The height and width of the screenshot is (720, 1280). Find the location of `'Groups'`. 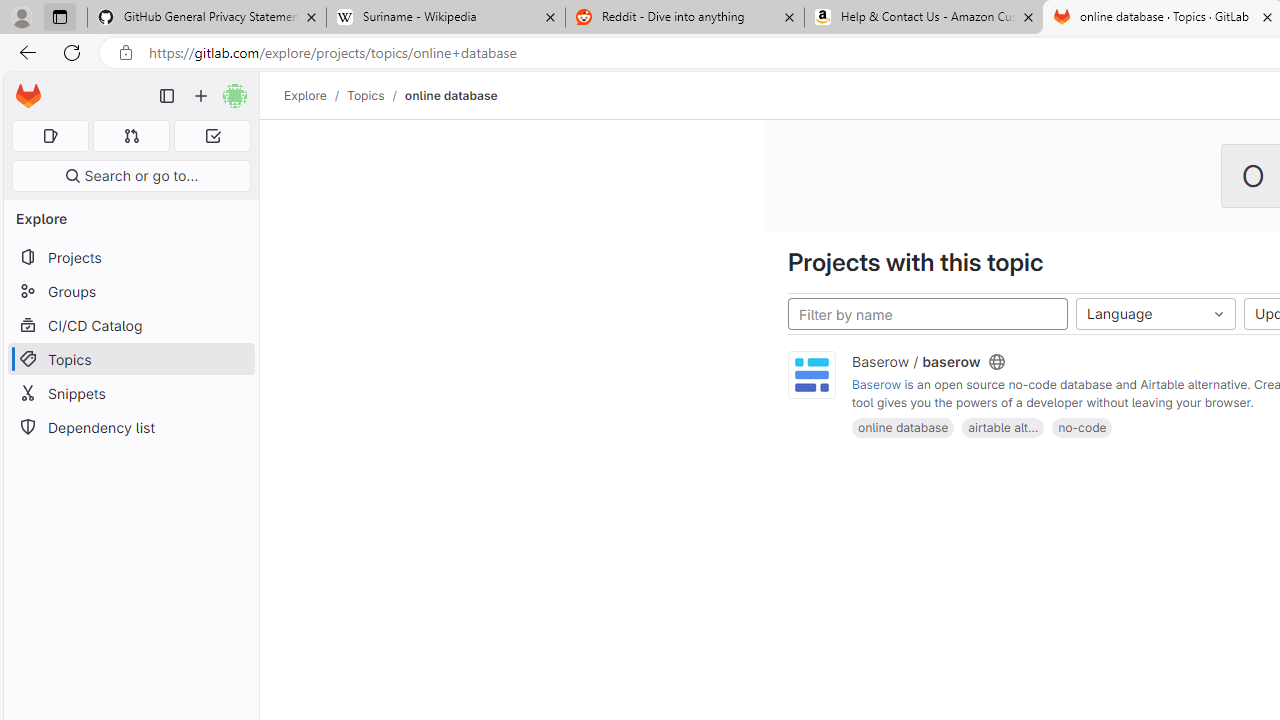

'Groups' is located at coordinates (130, 291).